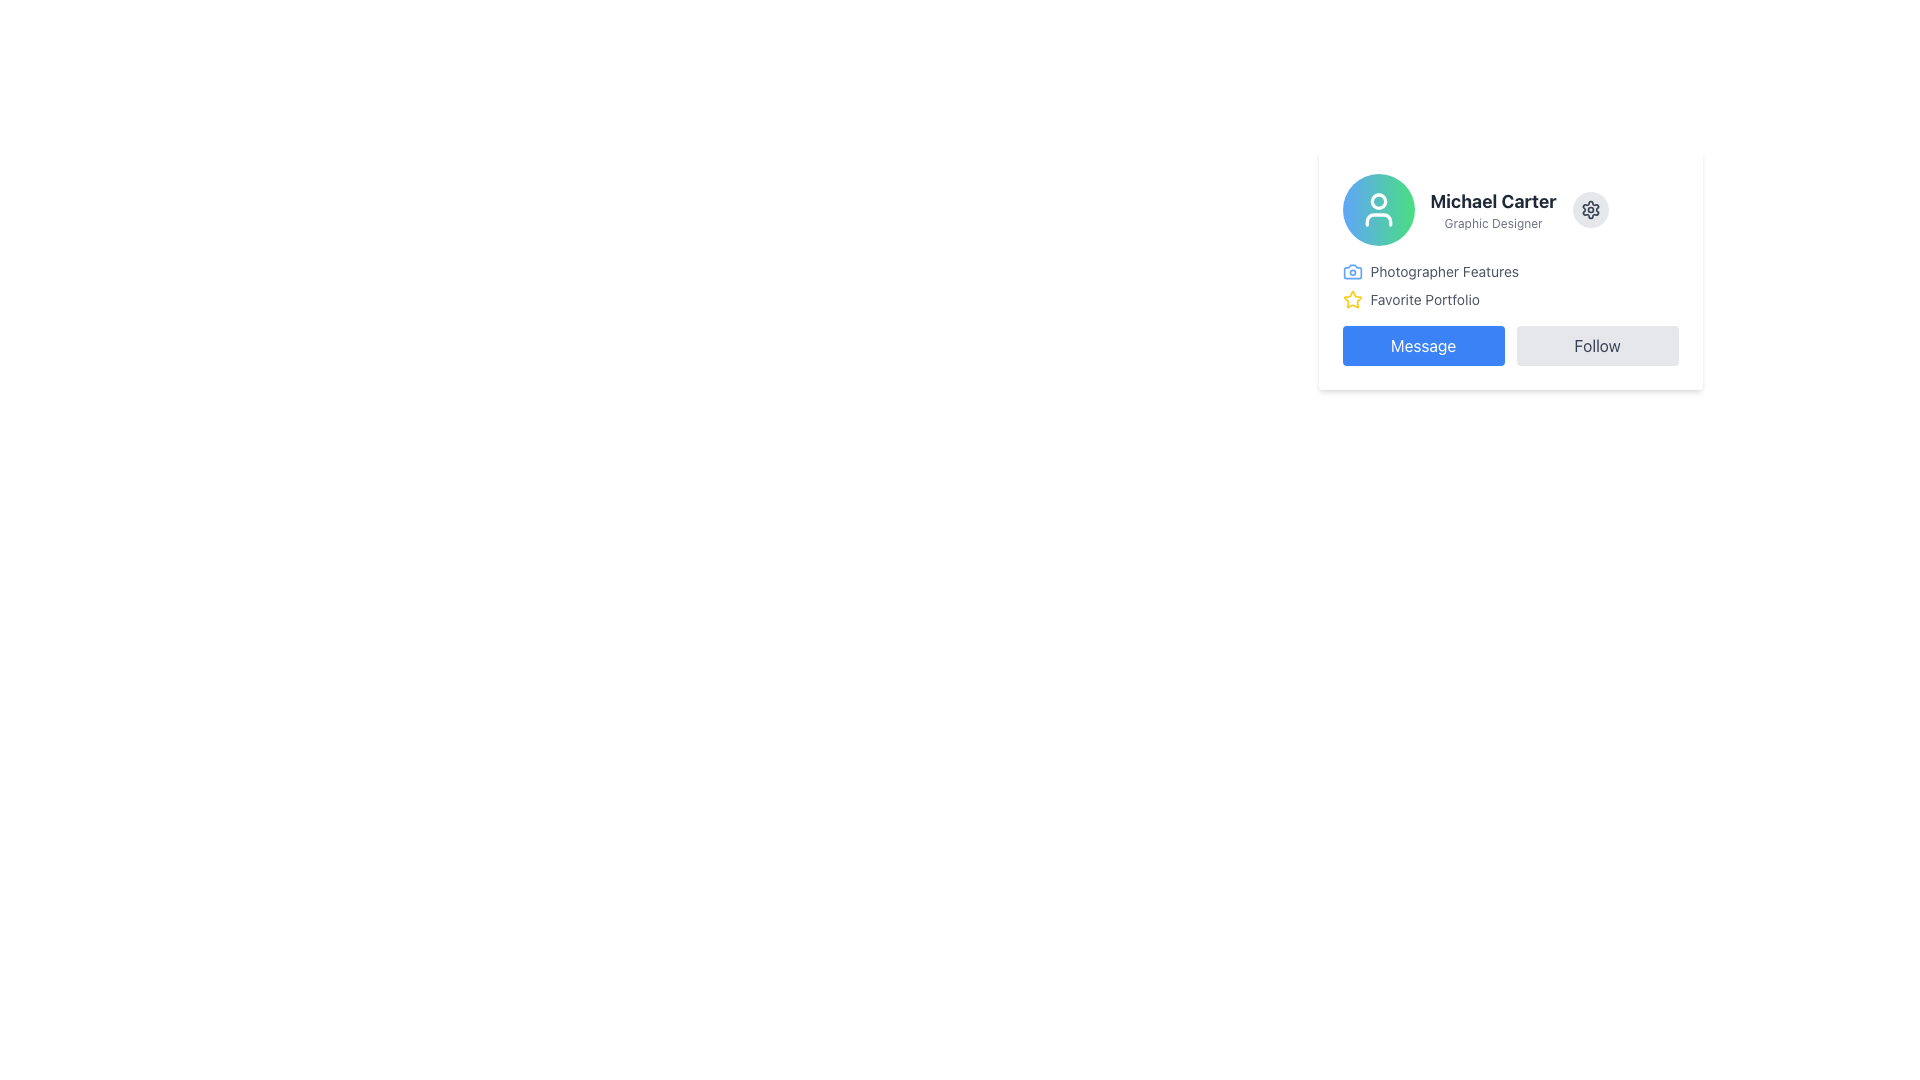 This screenshot has height=1080, width=1920. What do you see at coordinates (1377, 201) in the screenshot?
I see `the SVG Circle element which is part of a user profile picture icon, positioned above the user's torso representation` at bounding box center [1377, 201].